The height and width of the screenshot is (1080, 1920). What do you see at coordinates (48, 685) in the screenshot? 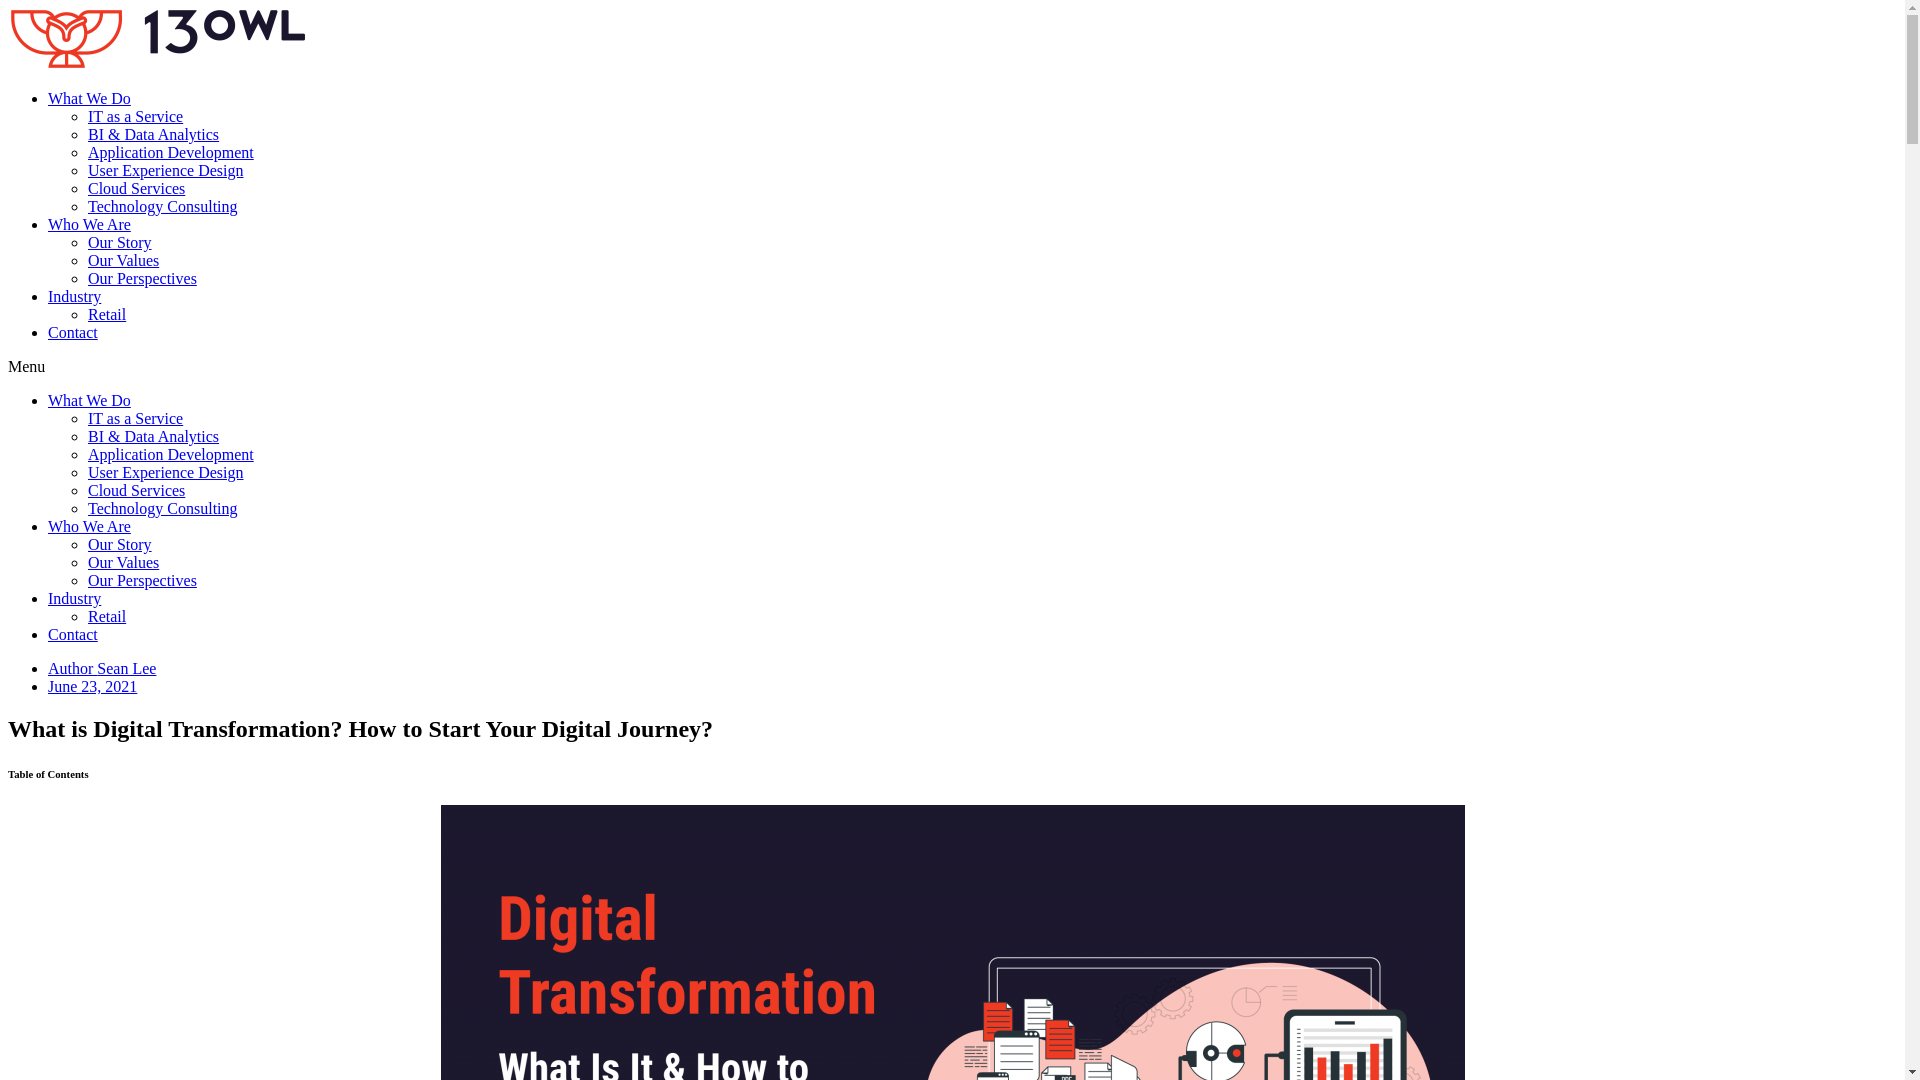
I see `'June 23, 2021'` at bounding box center [48, 685].